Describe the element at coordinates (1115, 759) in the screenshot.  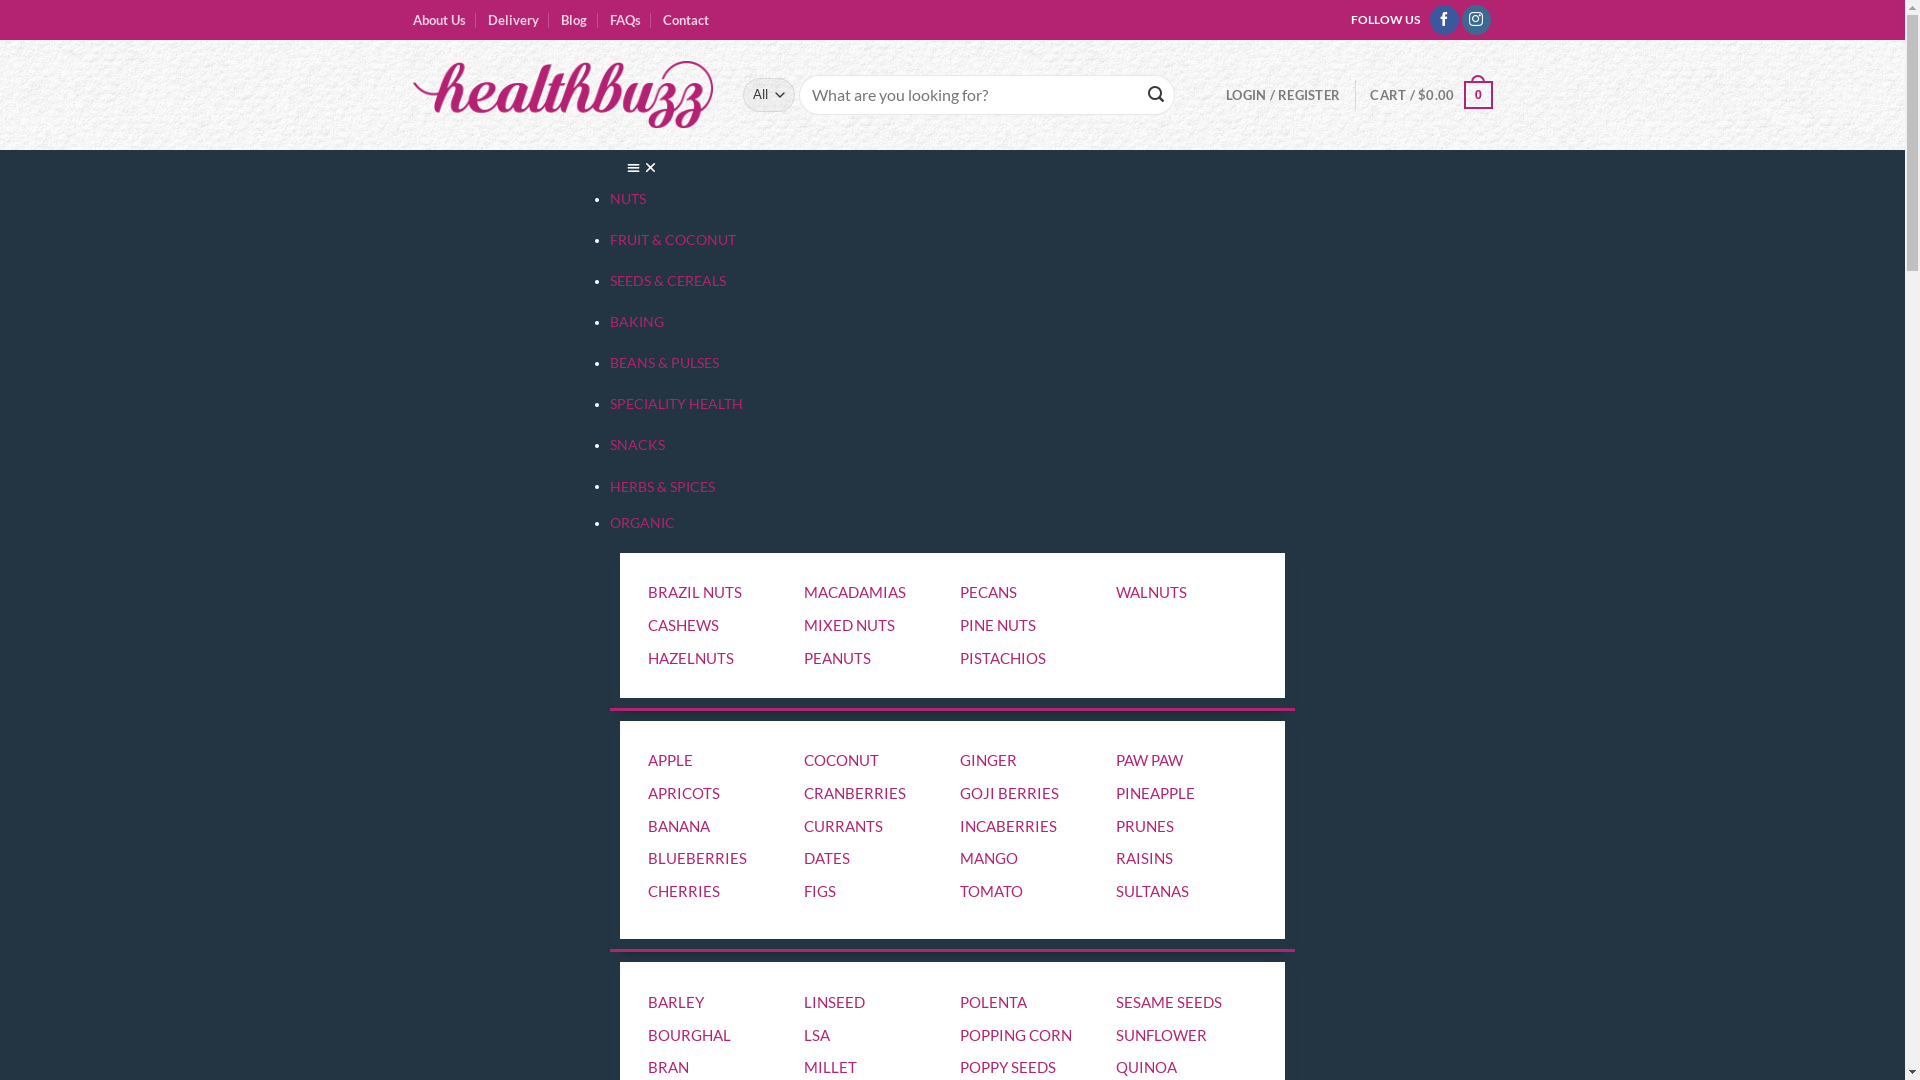
I see `'PAW PAW'` at that location.